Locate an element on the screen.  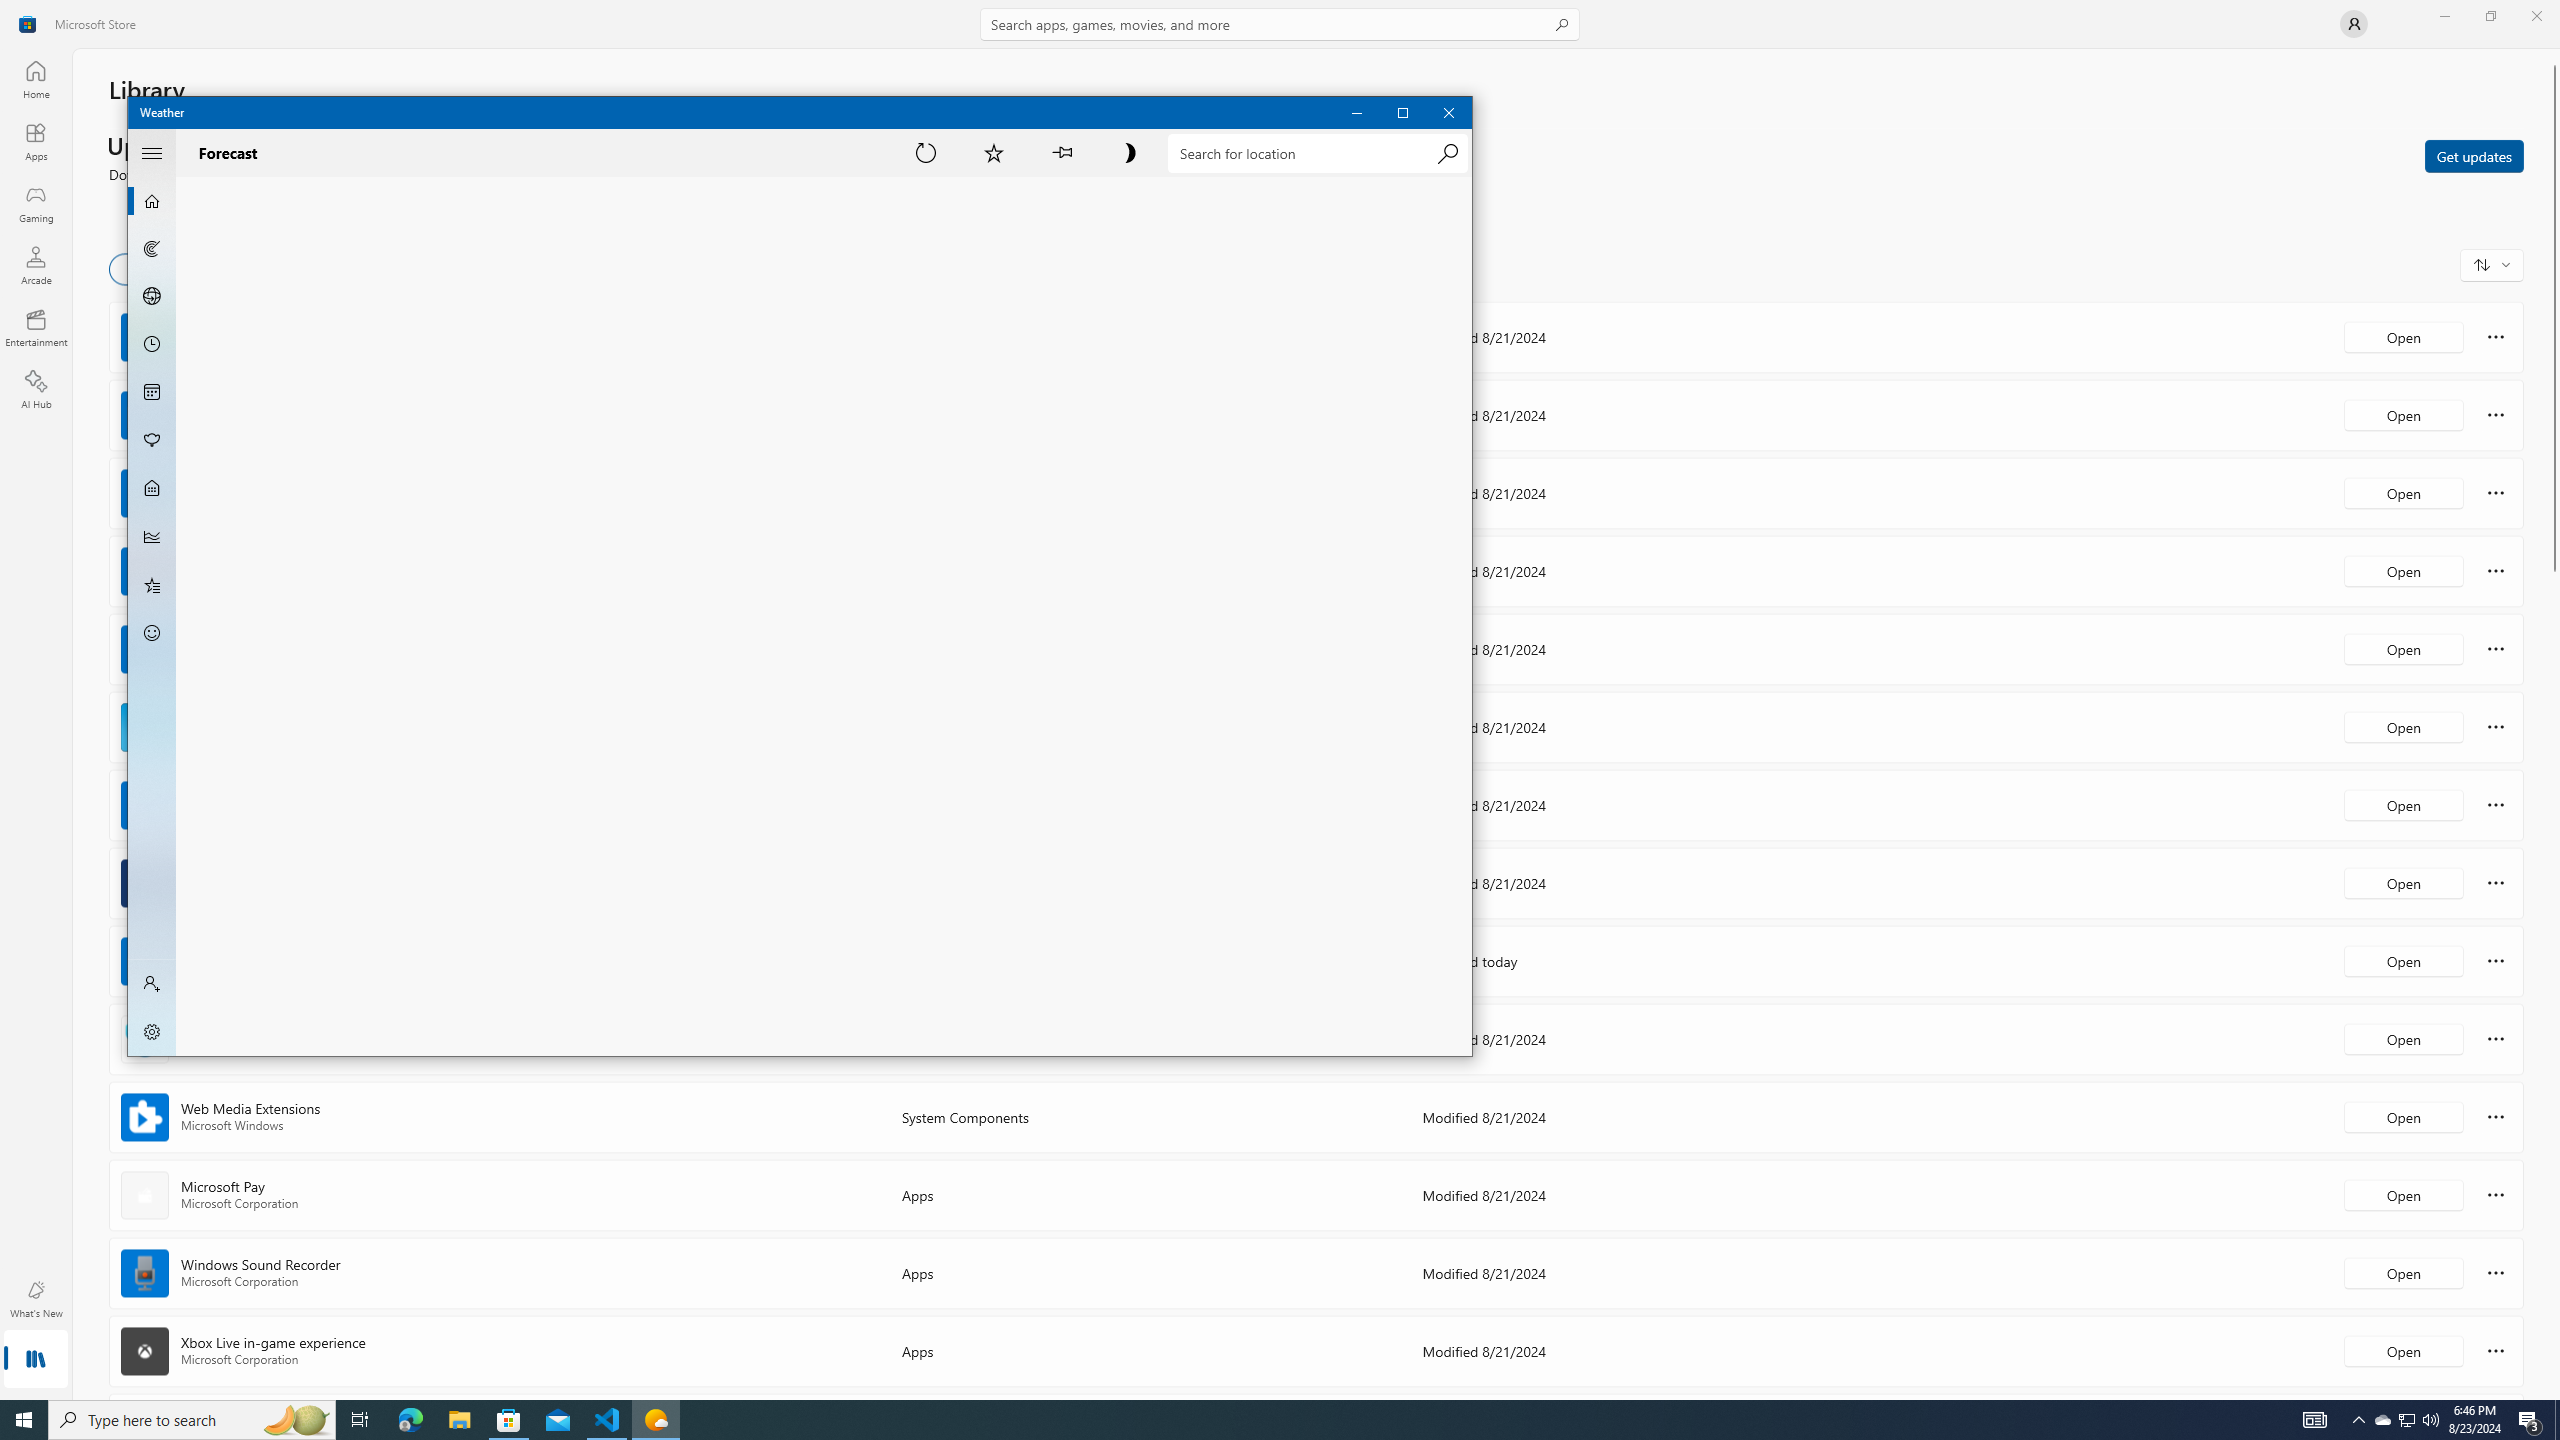
'Action Center, 3 new notifications' is located at coordinates (2406, 1418).